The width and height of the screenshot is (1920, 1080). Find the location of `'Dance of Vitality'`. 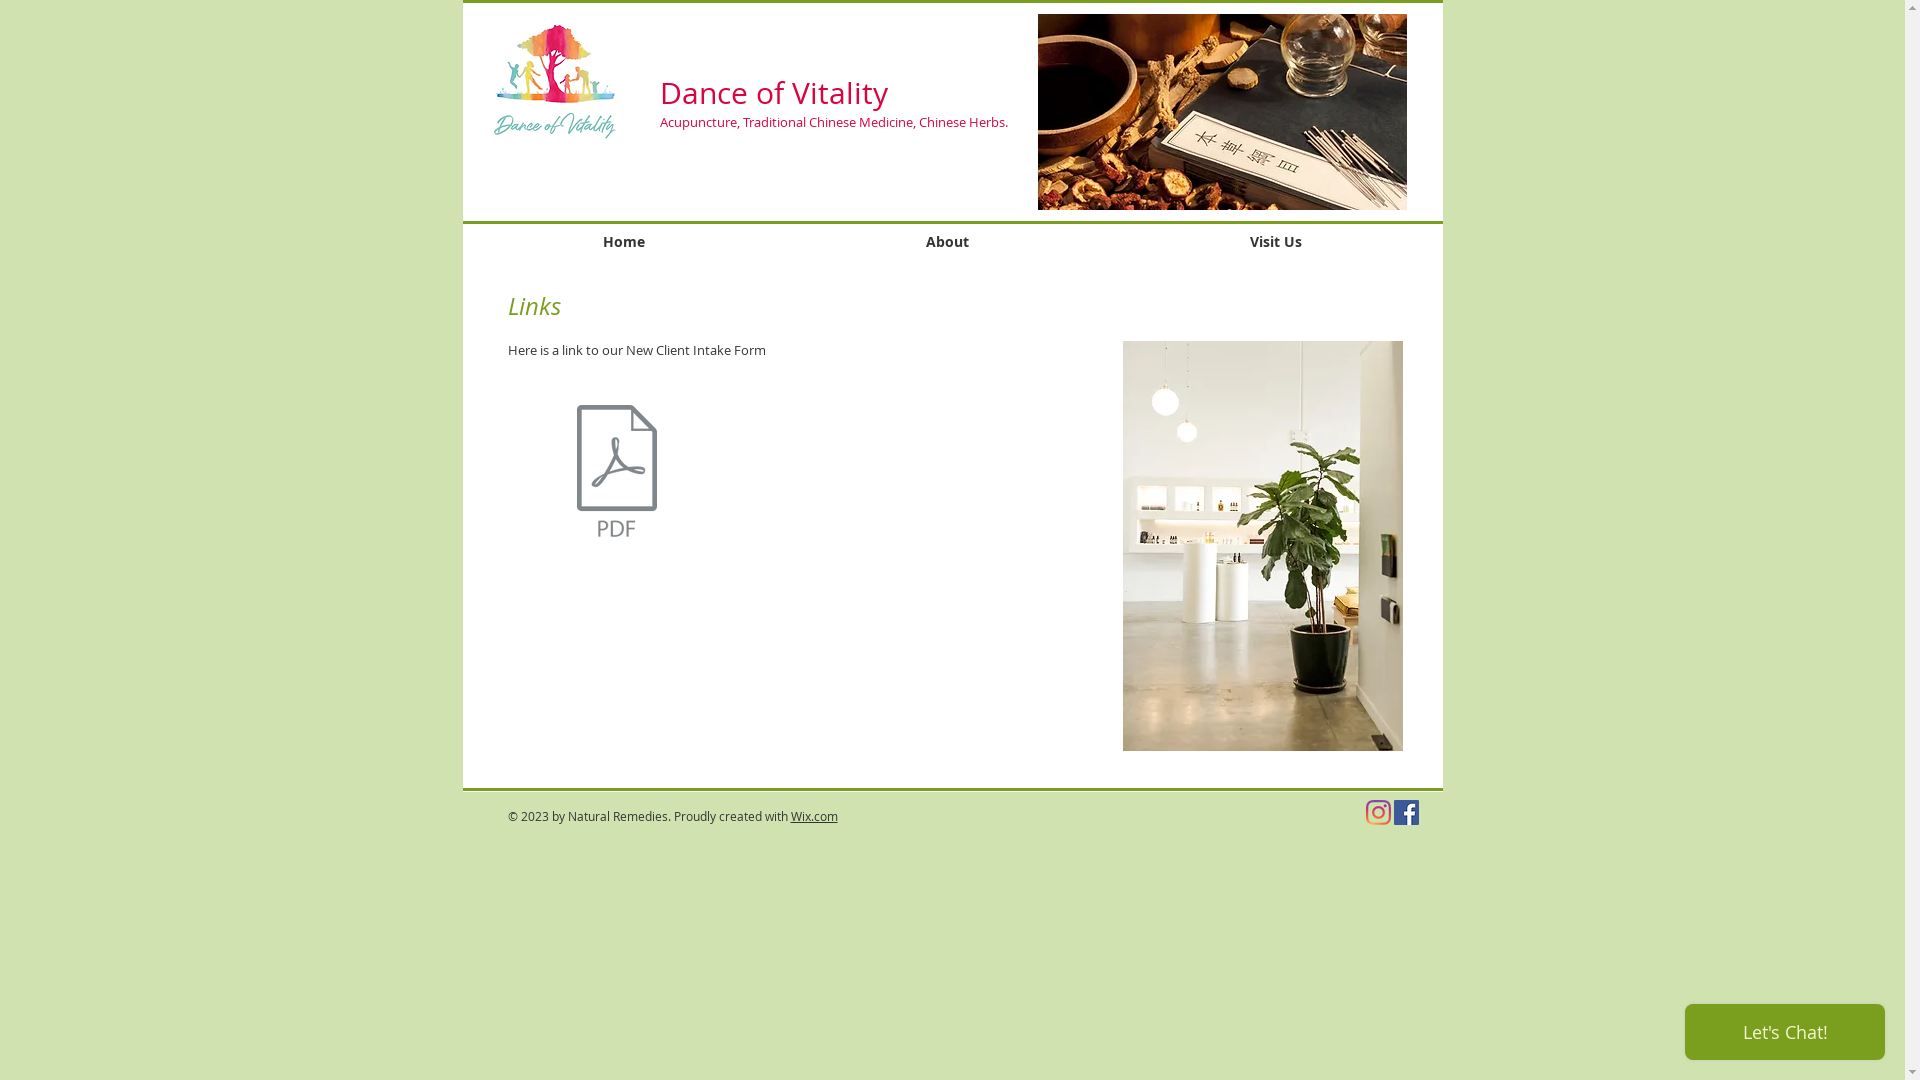

'Dance of Vitality' is located at coordinates (772, 92).